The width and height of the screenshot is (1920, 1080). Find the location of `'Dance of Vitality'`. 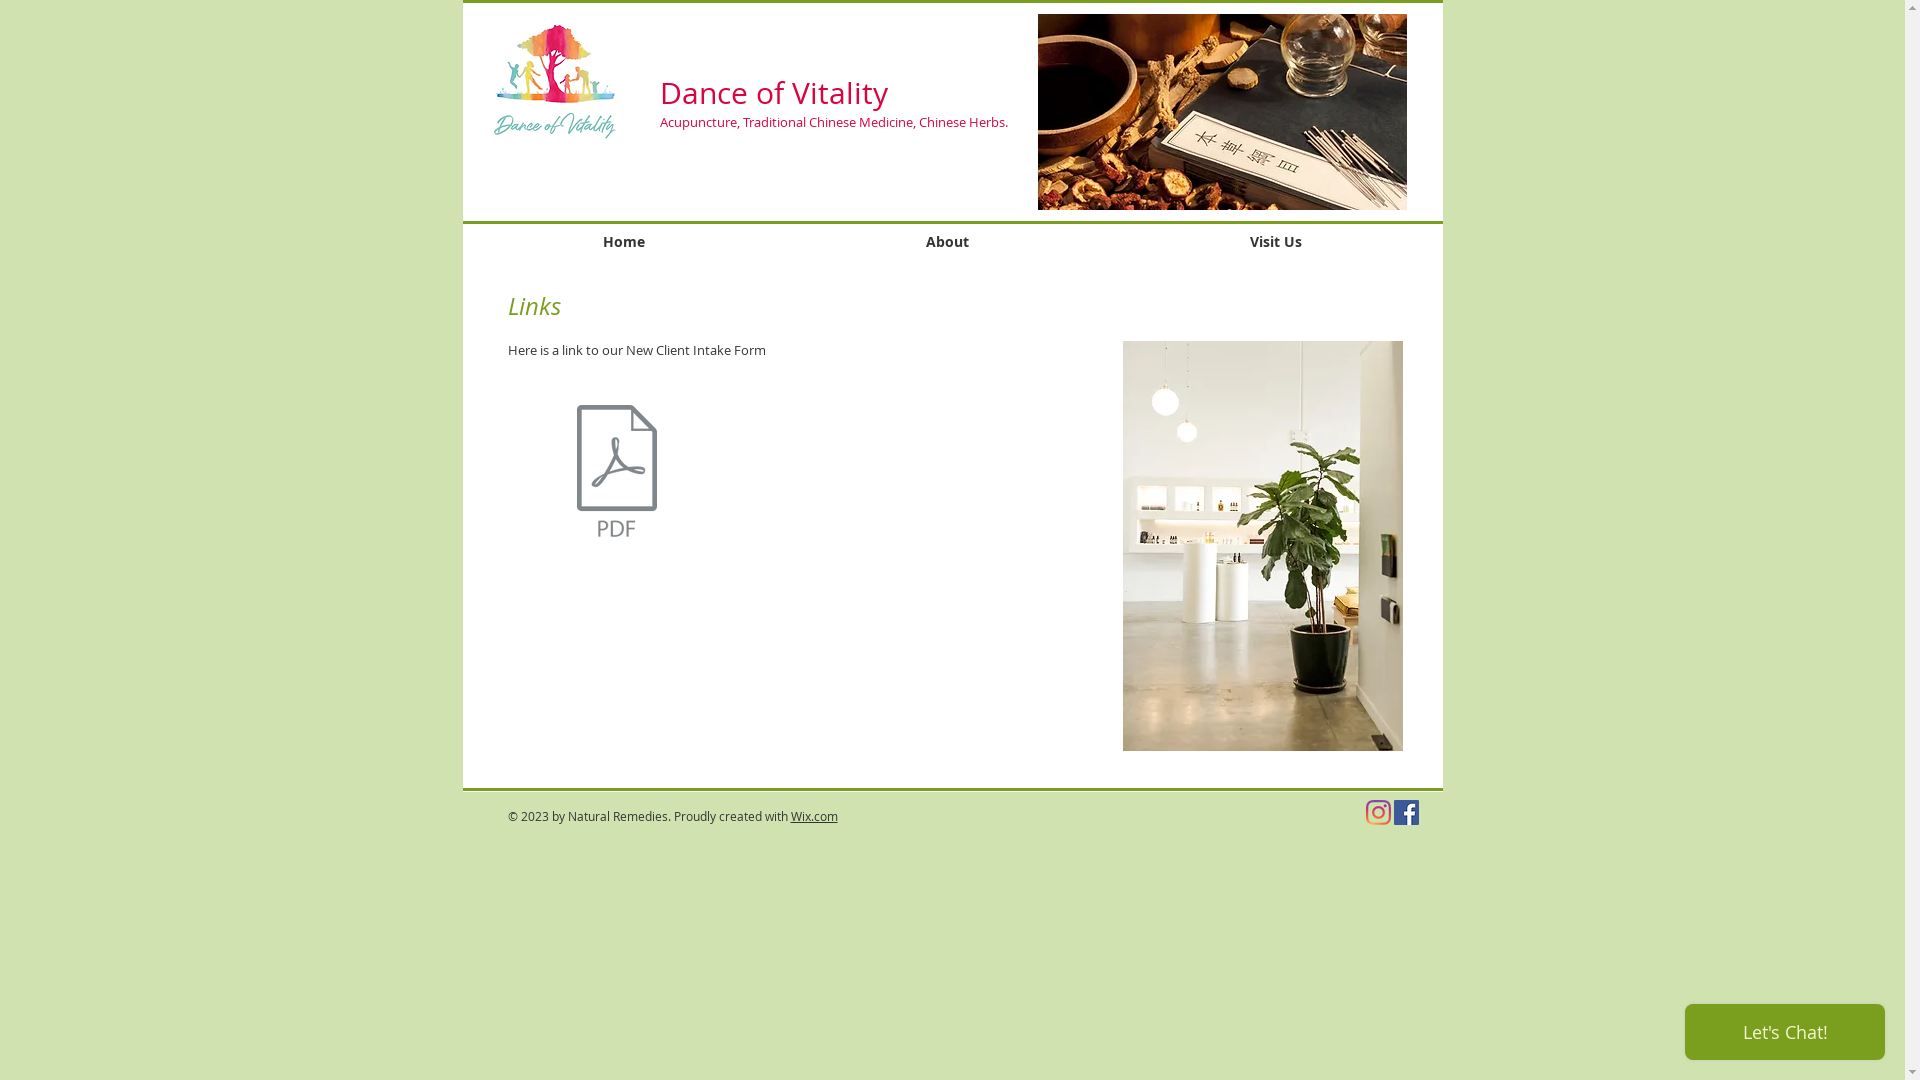

'Dance of Vitality' is located at coordinates (772, 92).